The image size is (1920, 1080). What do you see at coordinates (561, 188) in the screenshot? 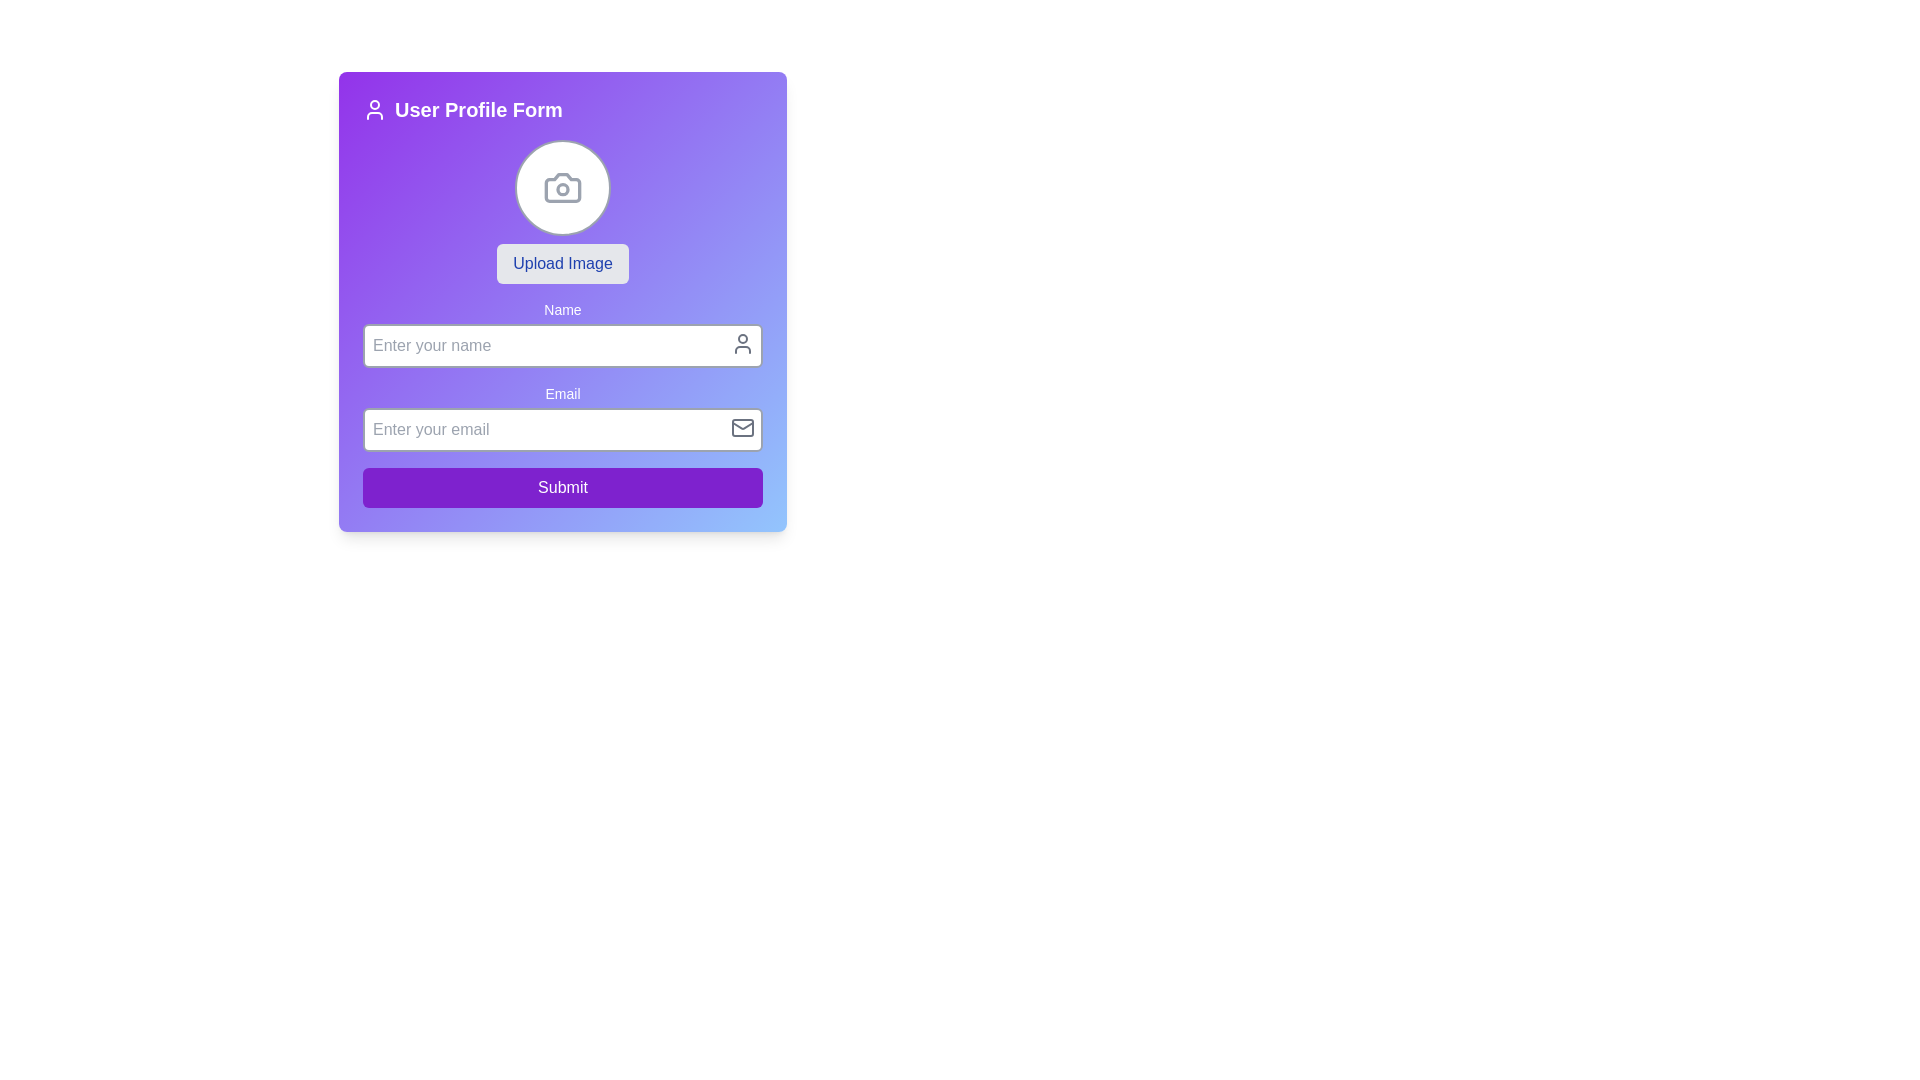
I see `the camera icon located above the 'Upload Image' button, which represents functionality for image uploading or taking a photo` at bounding box center [561, 188].